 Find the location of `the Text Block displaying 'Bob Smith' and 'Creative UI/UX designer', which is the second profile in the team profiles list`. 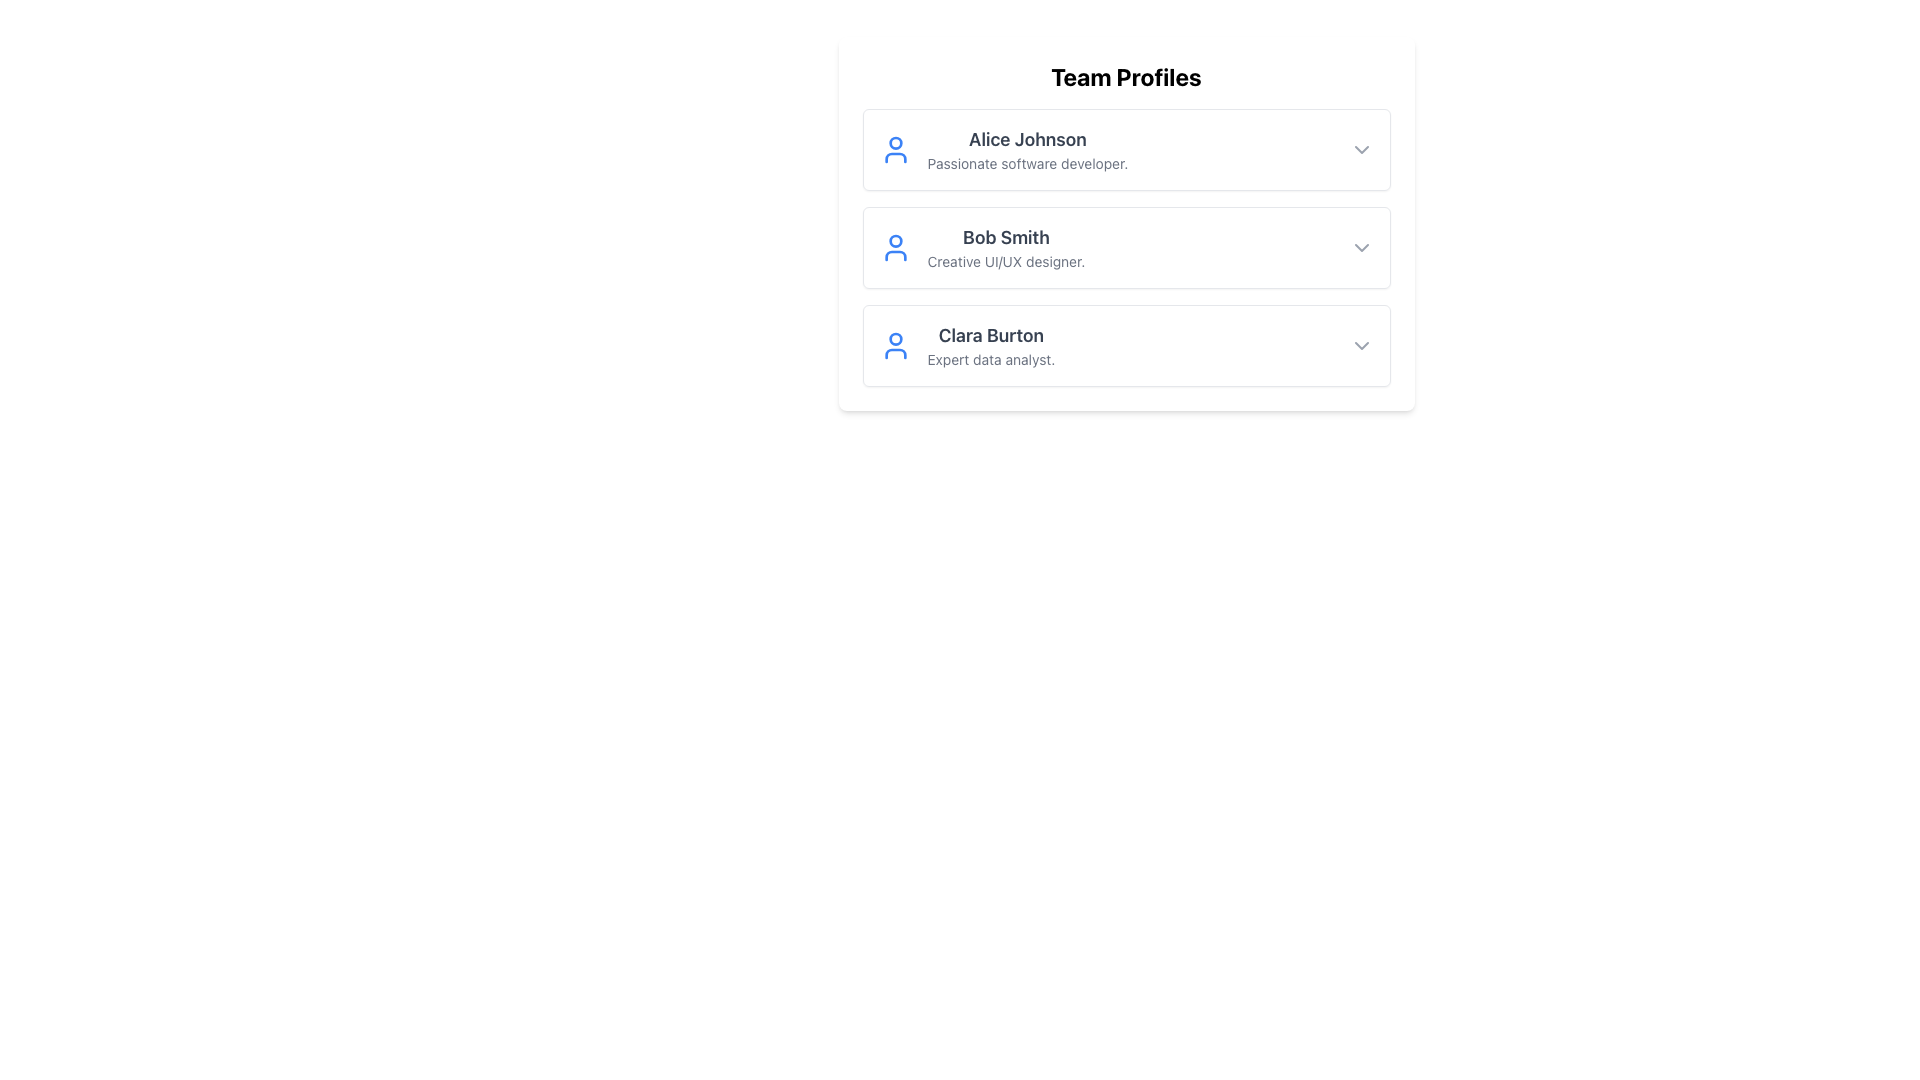

the Text Block displaying 'Bob Smith' and 'Creative UI/UX designer', which is the second profile in the team profiles list is located at coordinates (1006, 246).